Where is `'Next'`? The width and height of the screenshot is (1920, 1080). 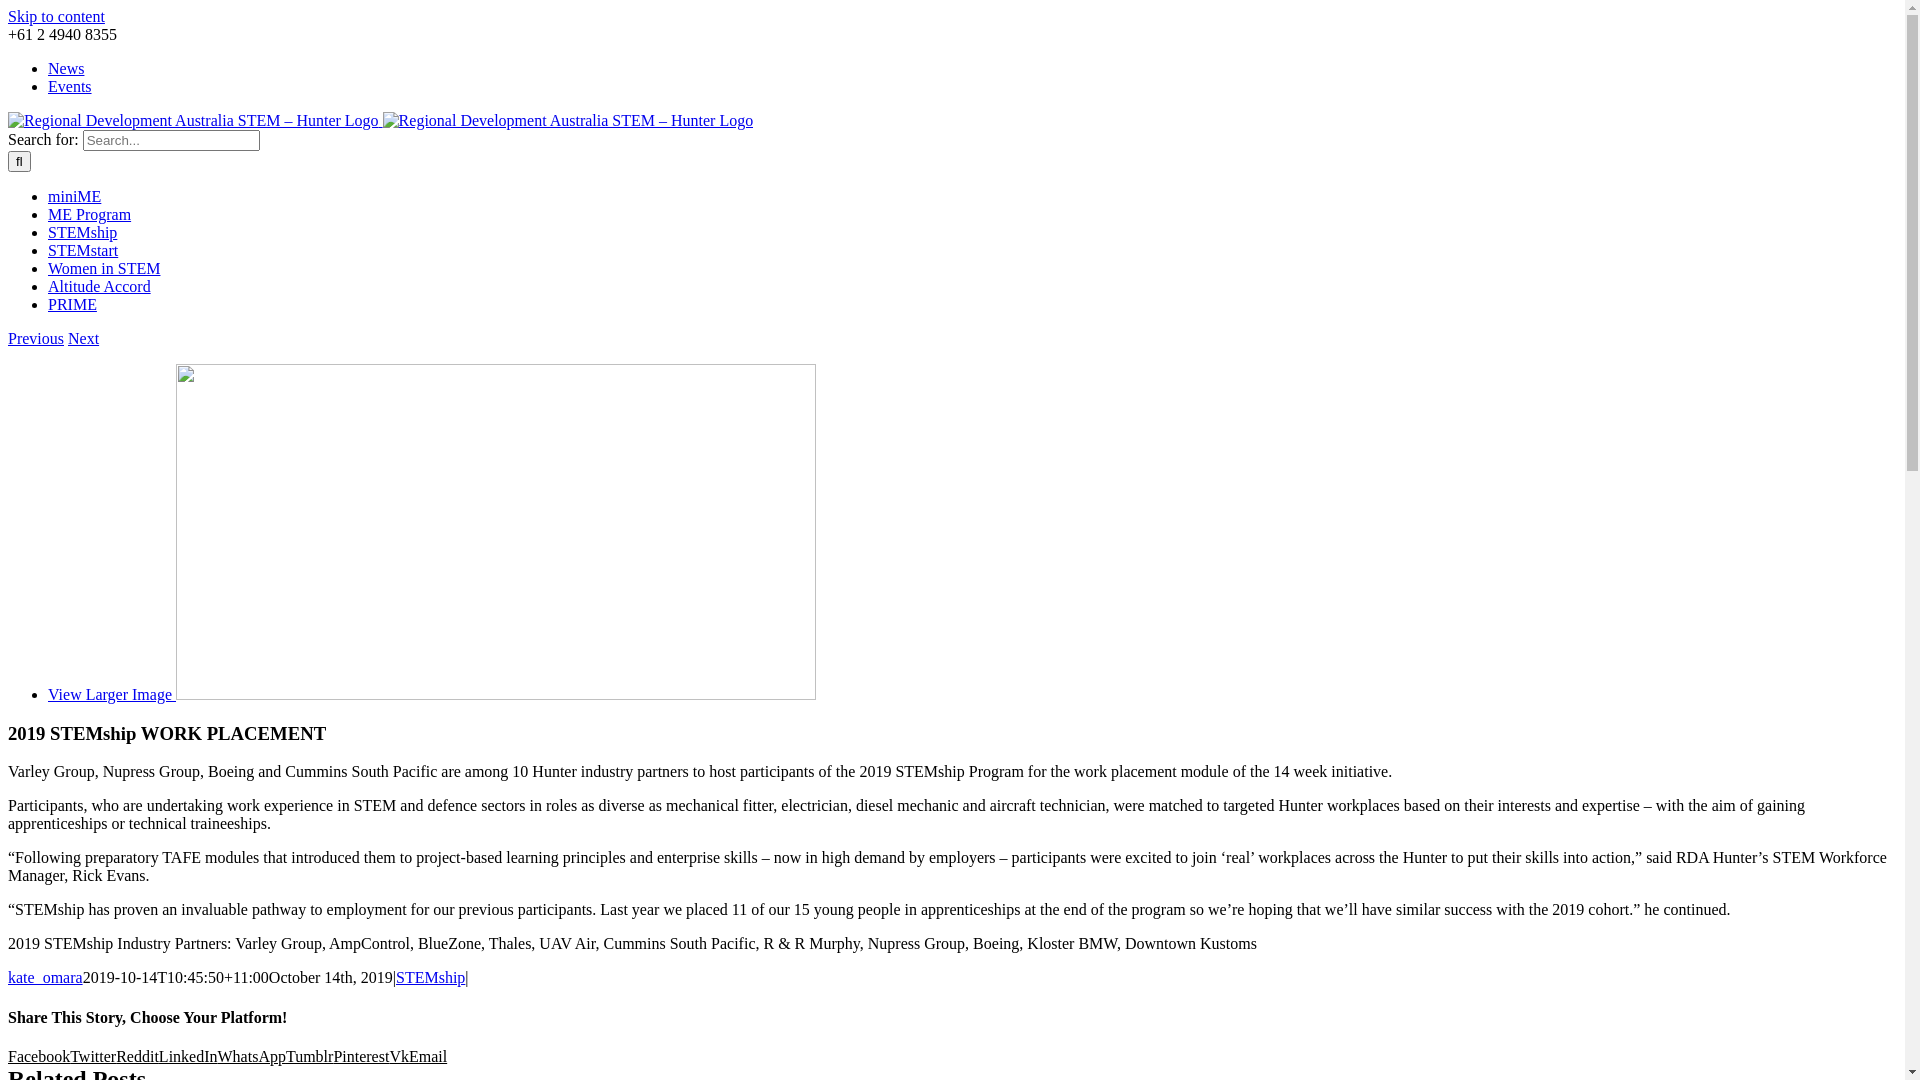 'Next' is located at coordinates (82, 337).